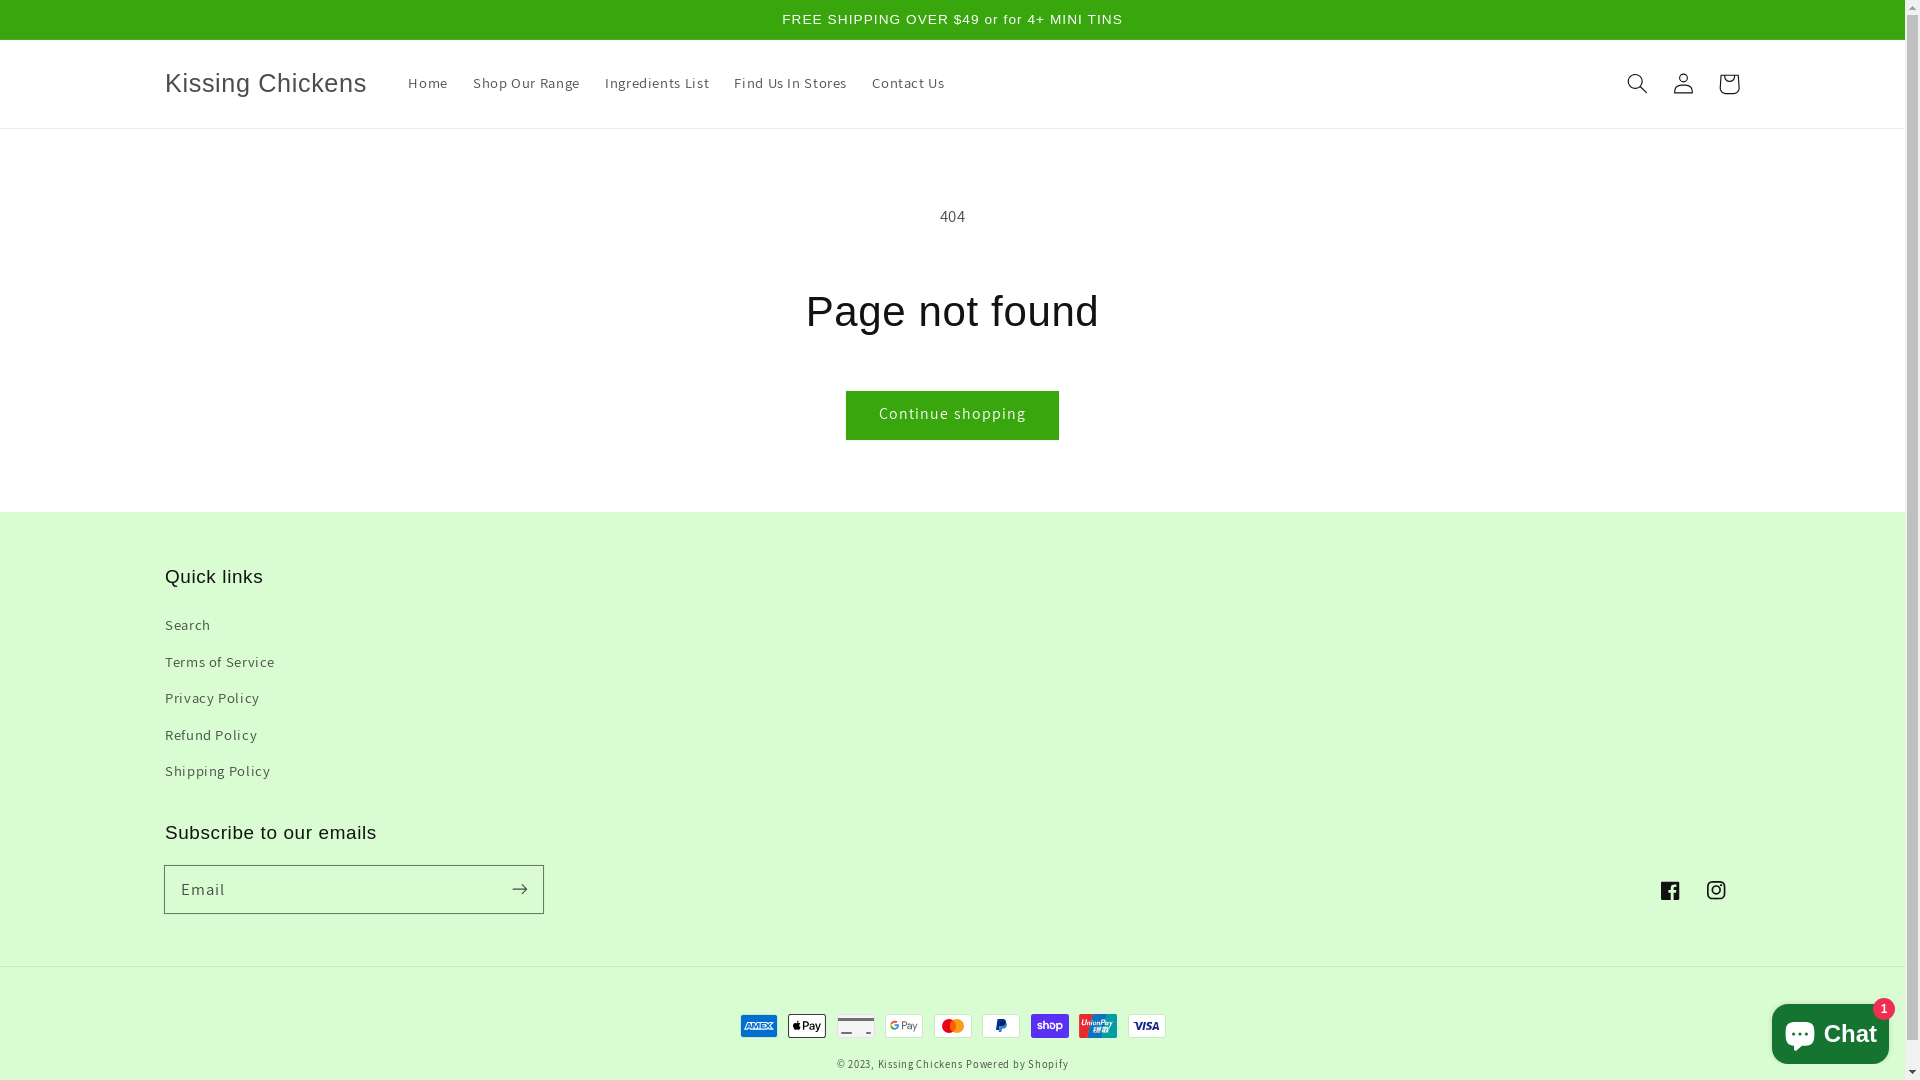 The width and height of the screenshot is (1920, 1080). What do you see at coordinates (526, 83) in the screenshot?
I see `'Shop Our Range'` at bounding box center [526, 83].